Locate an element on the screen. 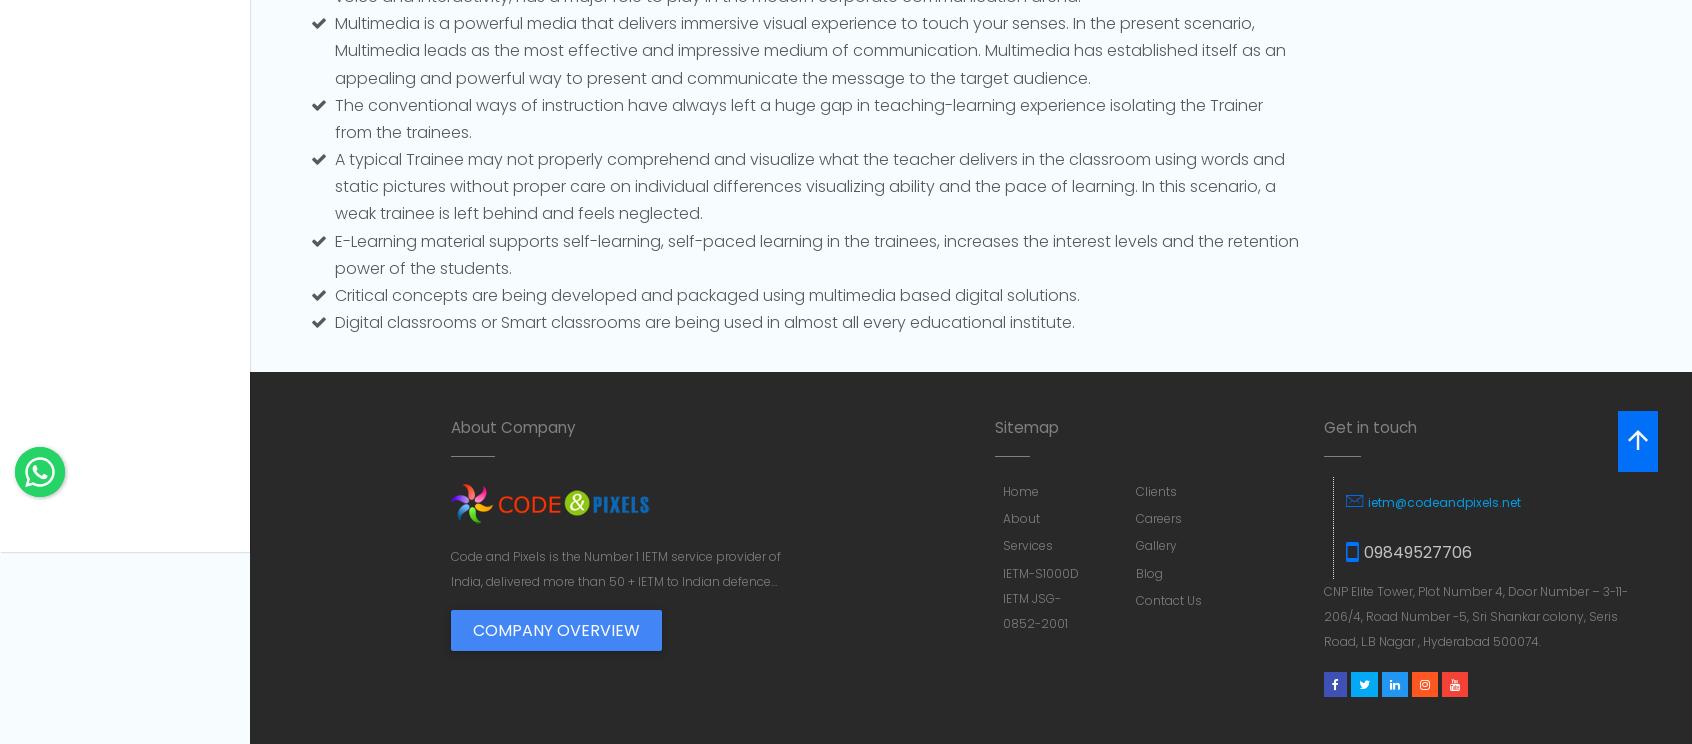 This screenshot has width=1692, height=744. 'Careers' is located at coordinates (1158, 518).